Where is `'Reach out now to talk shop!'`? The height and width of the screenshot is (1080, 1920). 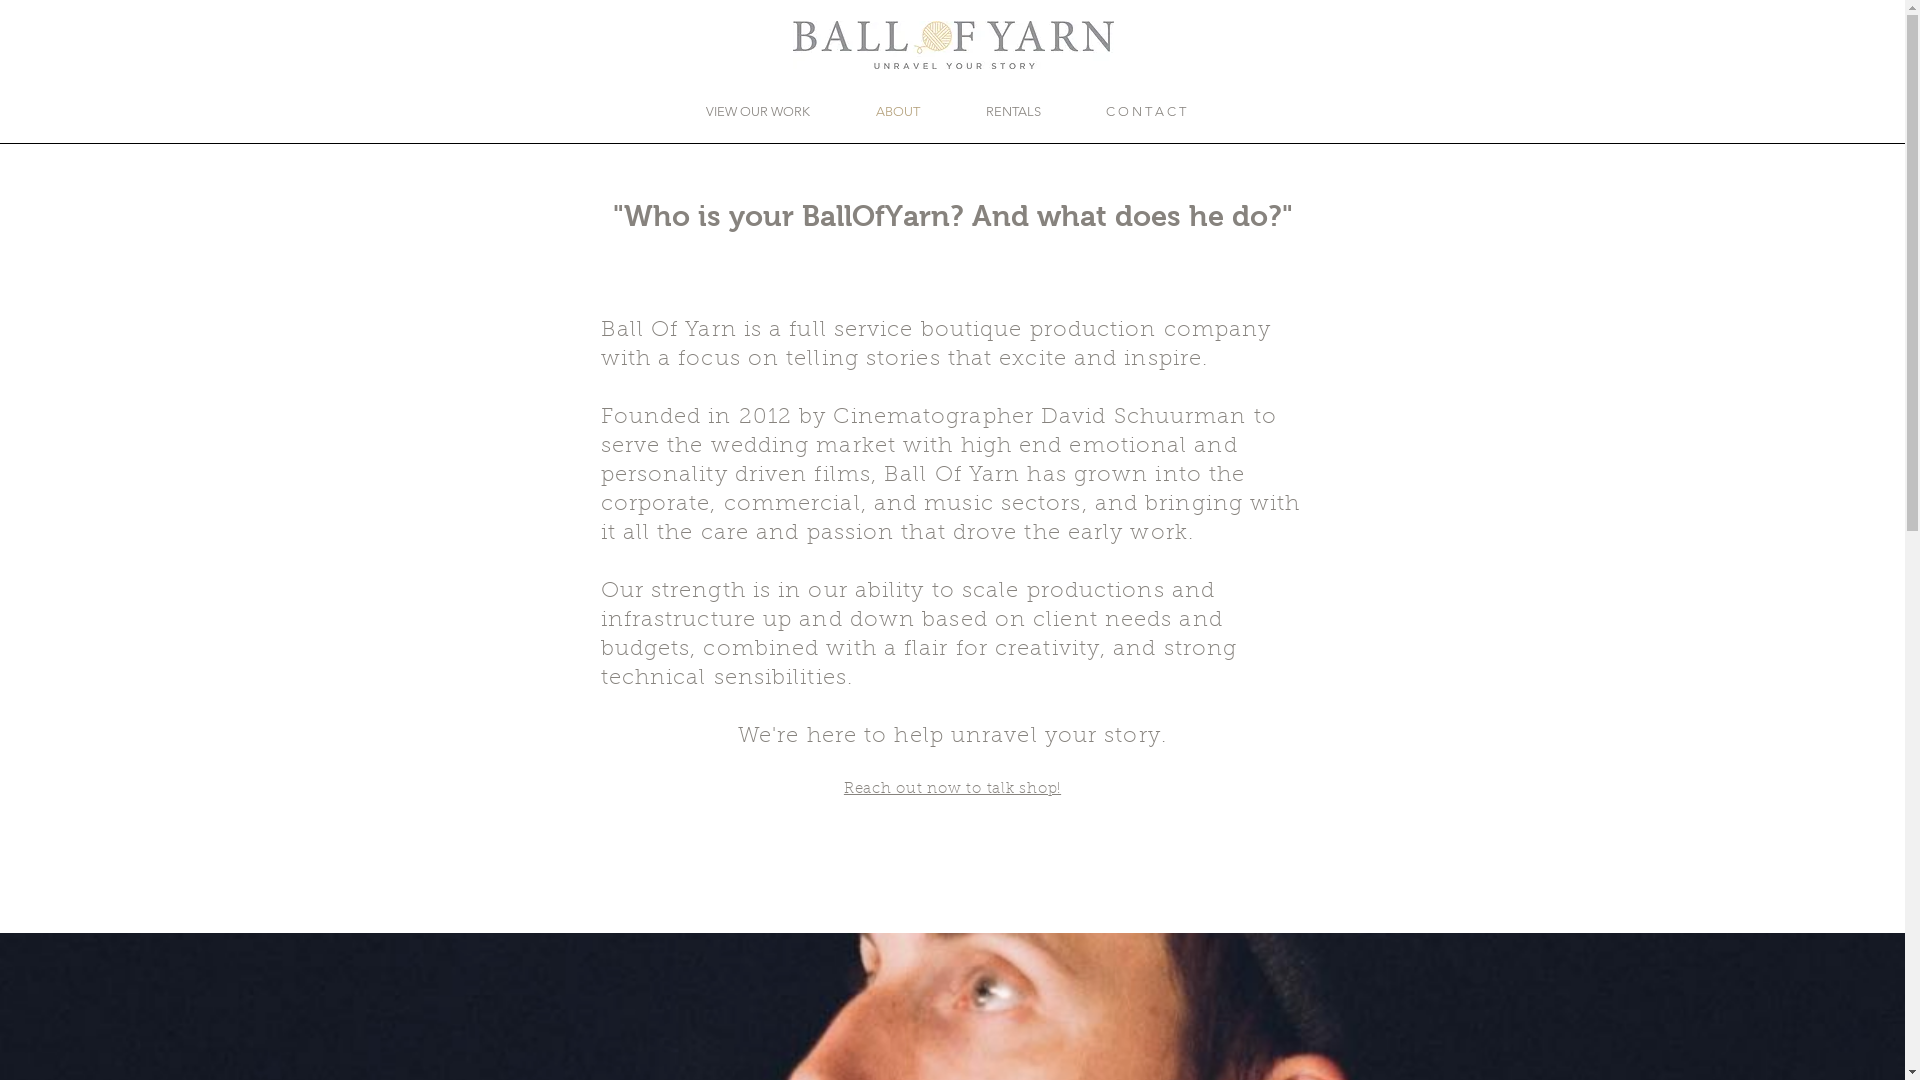 'Reach out now to talk shop!' is located at coordinates (951, 786).